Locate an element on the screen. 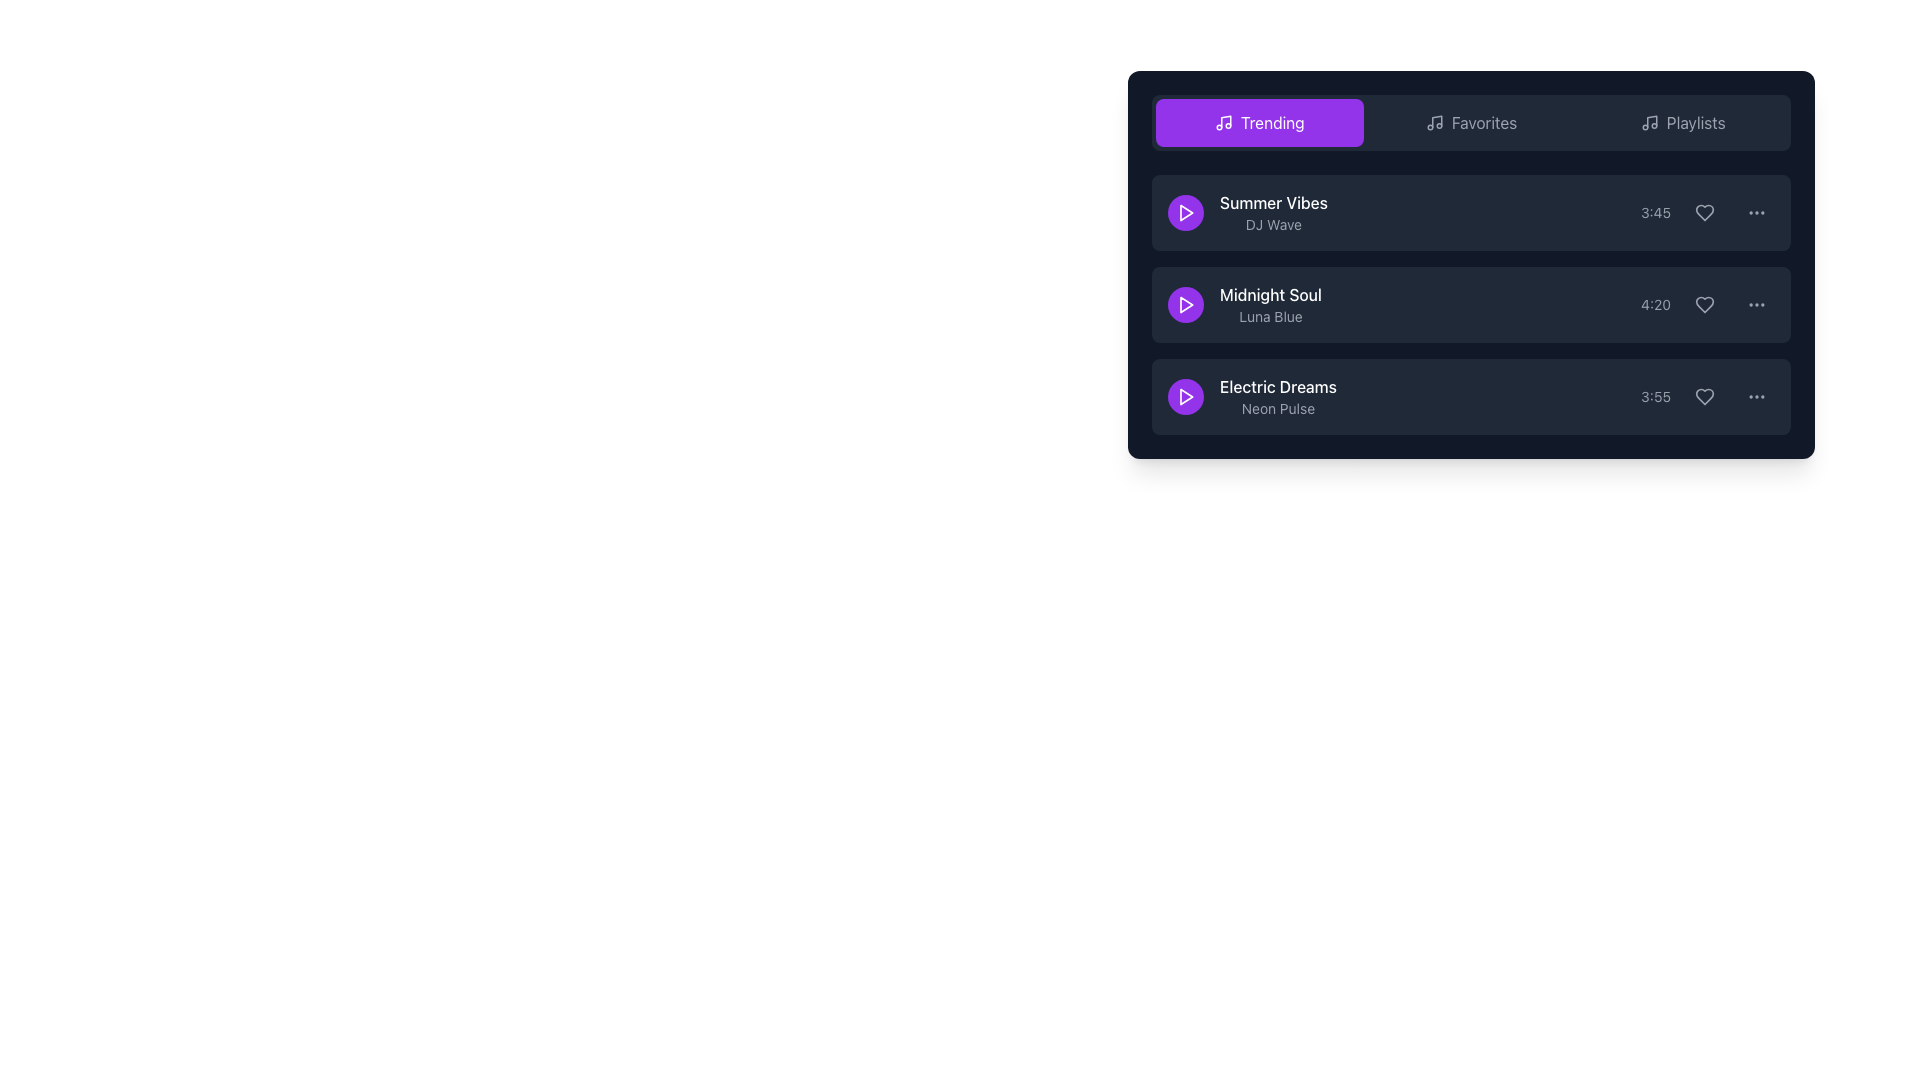 This screenshot has width=1920, height=1080. the heart icon button located in the third column of the row for the 'Midnight Soul' entry, positioned between the duration ('4:20') and the ellipsis icon is located at coordinates (1707, 304).